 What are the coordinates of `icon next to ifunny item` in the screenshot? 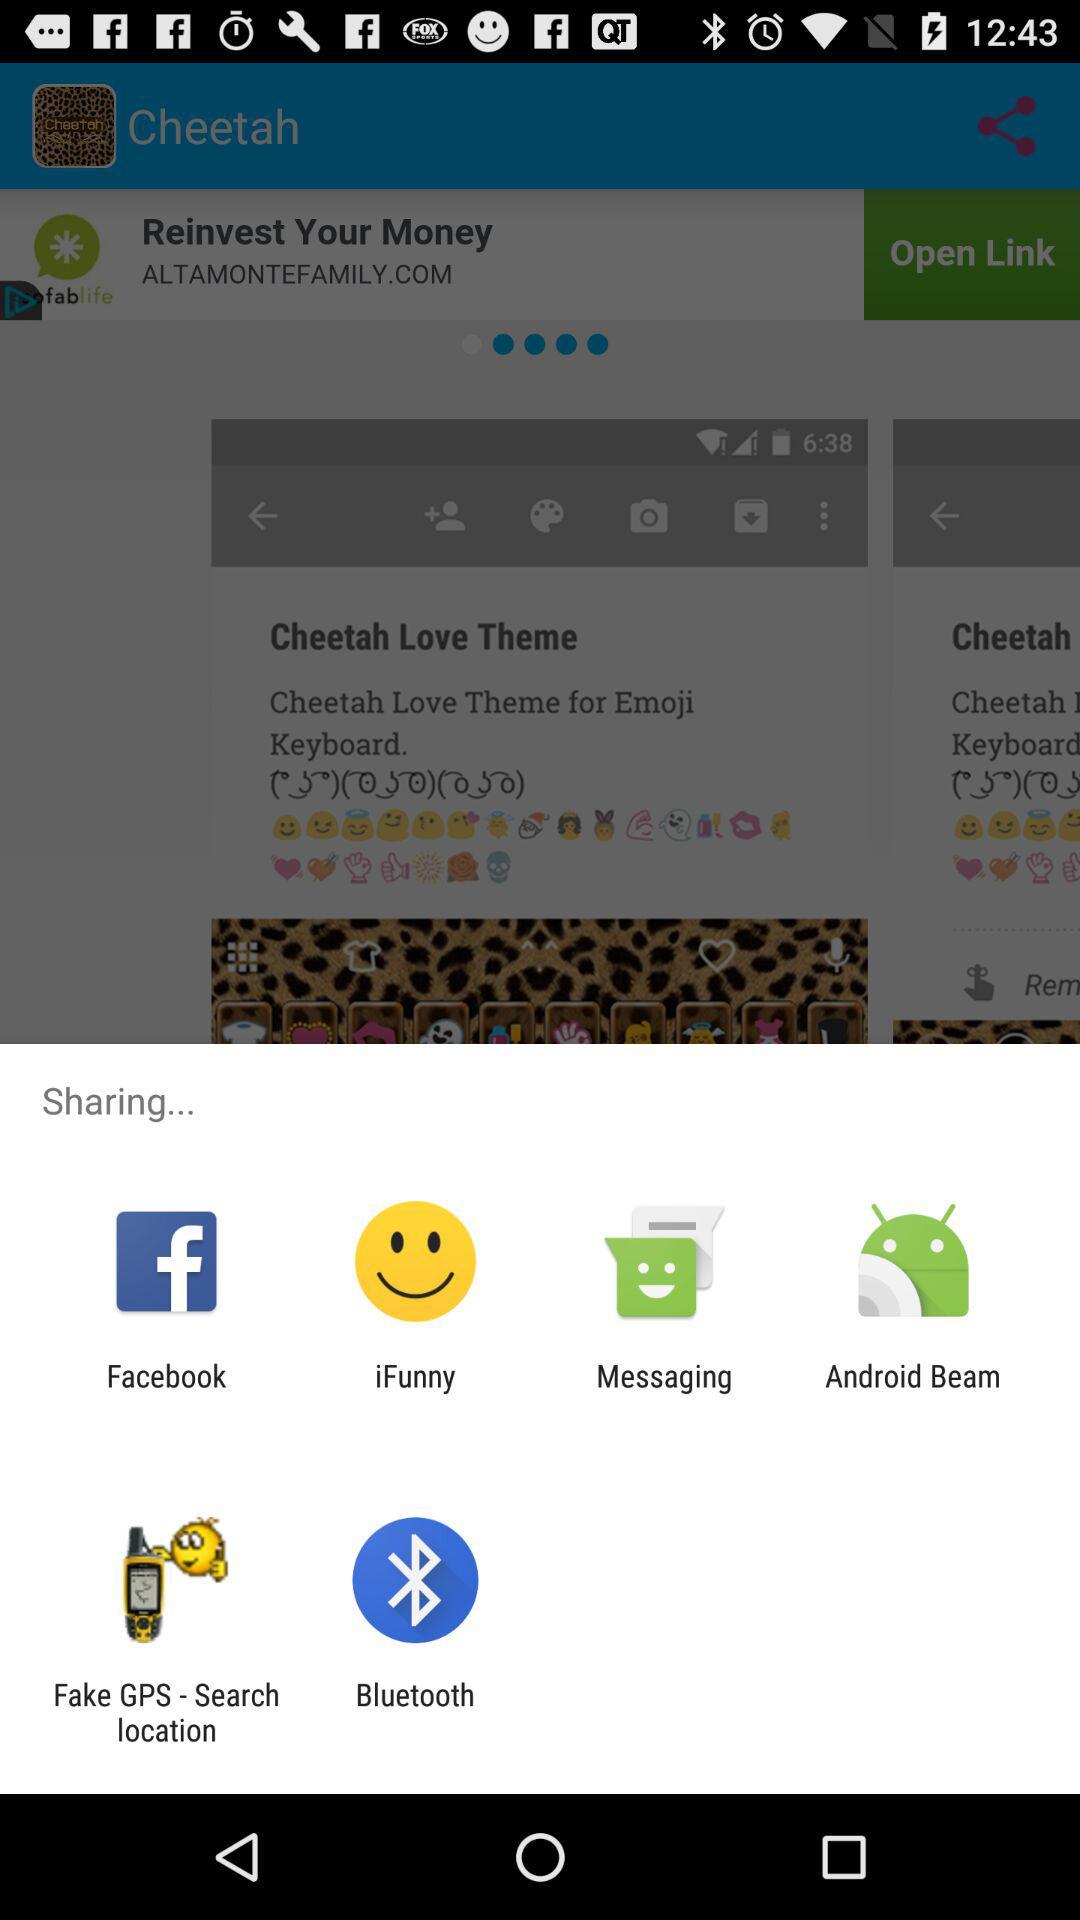 It's located at (165, 1392).